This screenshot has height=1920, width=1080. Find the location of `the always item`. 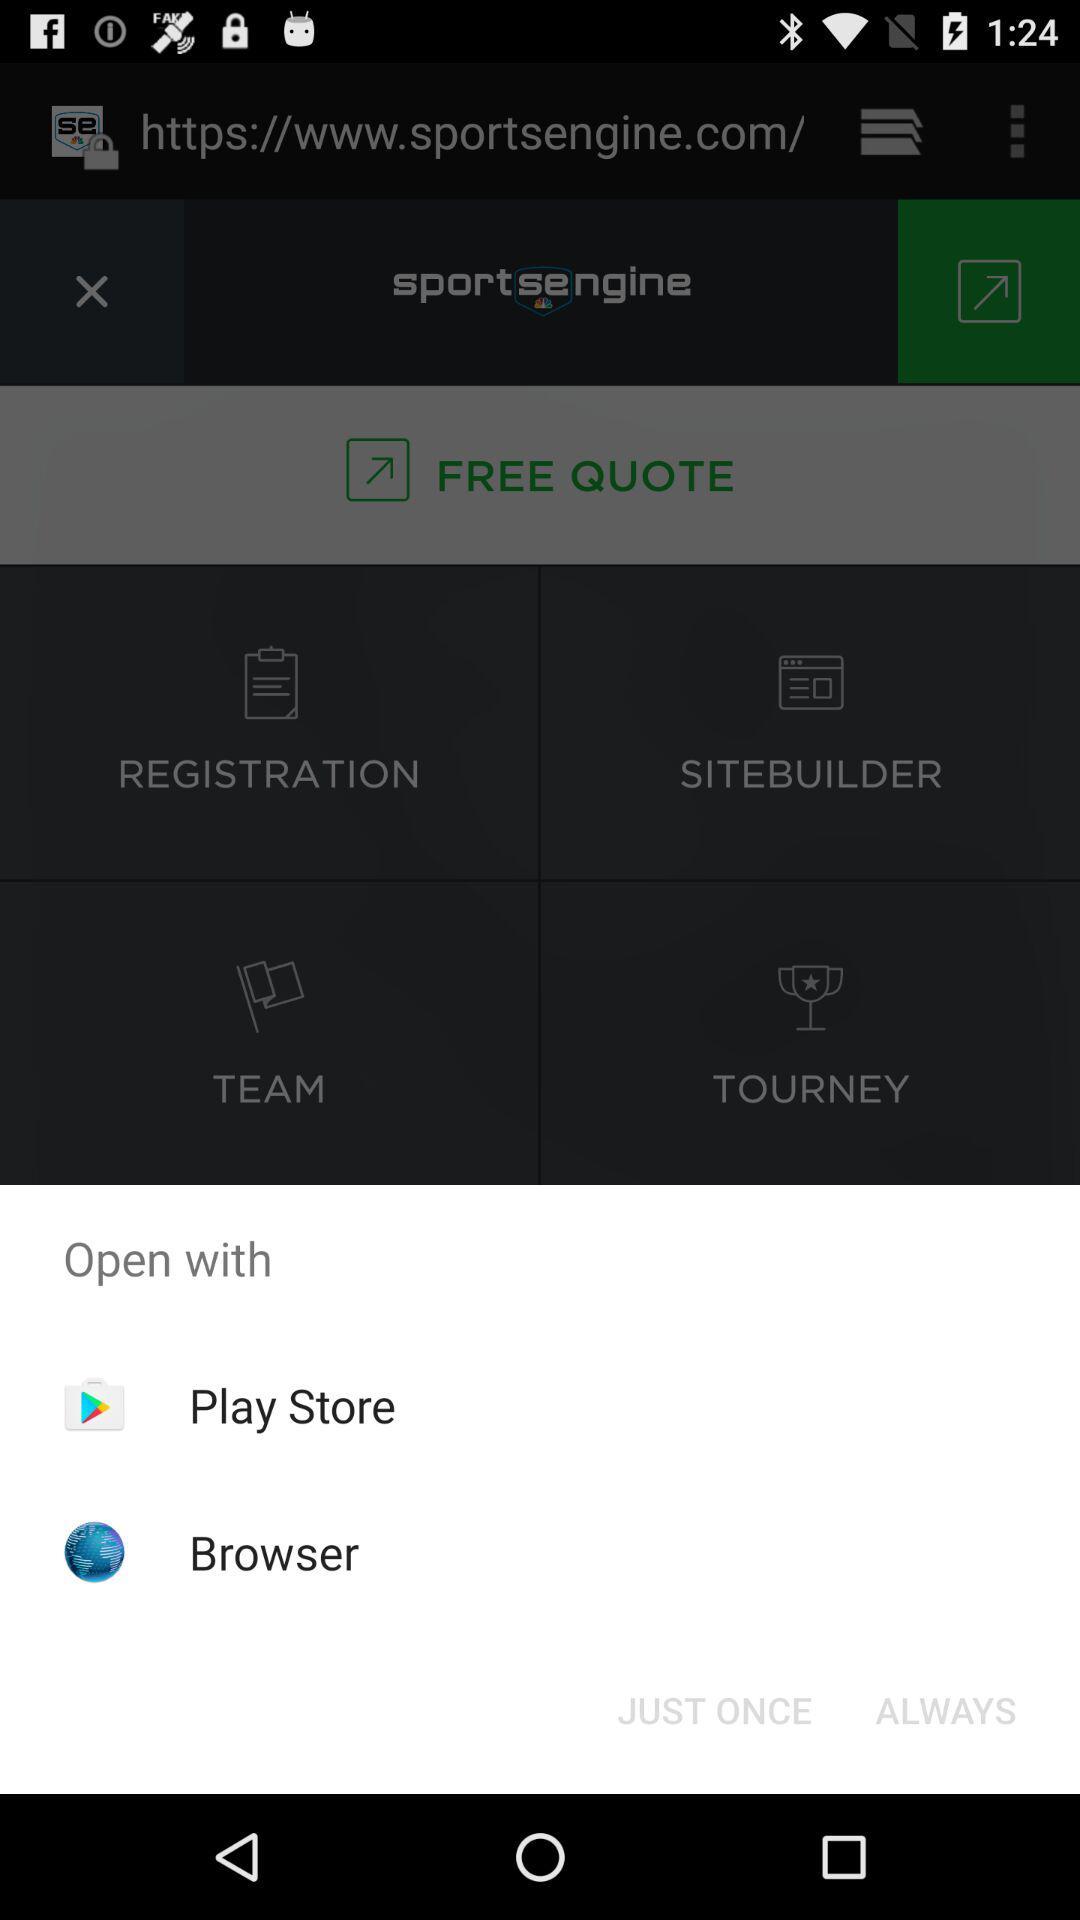

the always item is located at coordinates (945, 1708).